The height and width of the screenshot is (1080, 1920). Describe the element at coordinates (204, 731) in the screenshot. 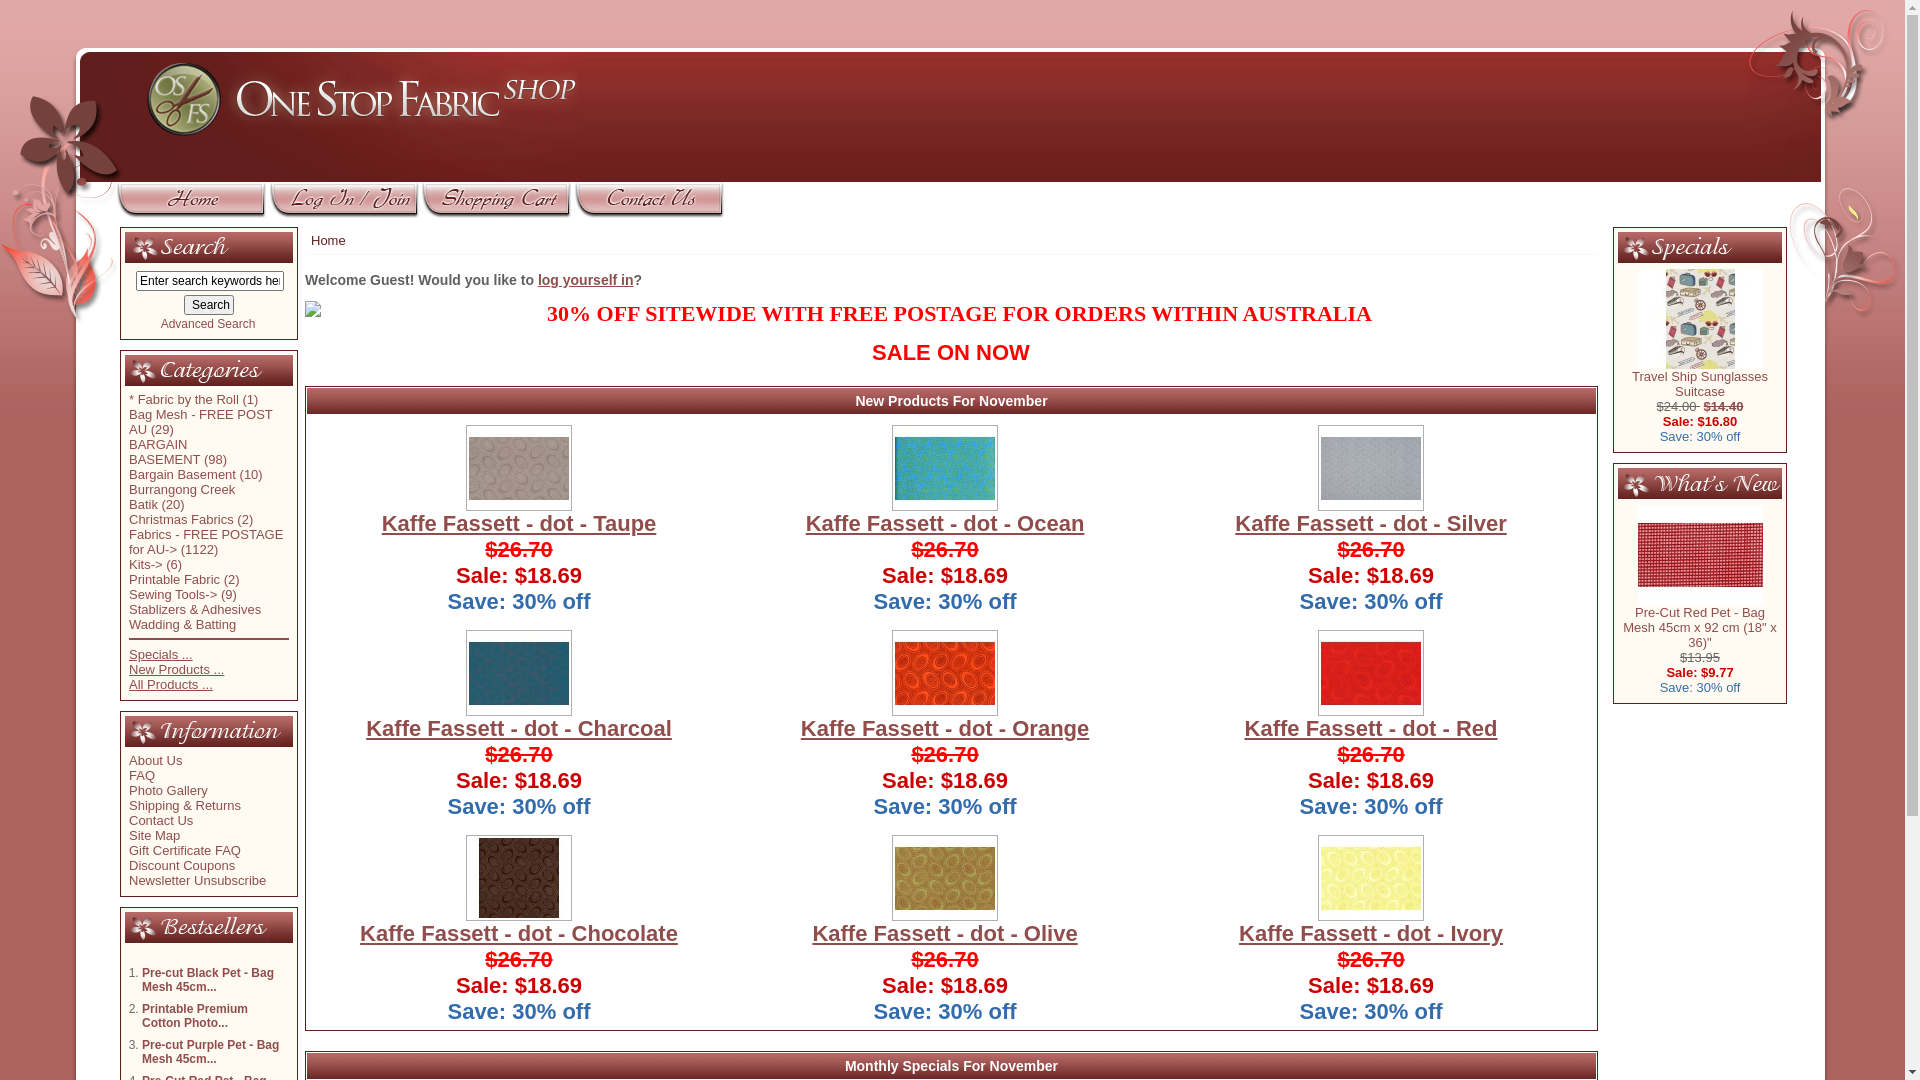

I see `' Information '` at that location.